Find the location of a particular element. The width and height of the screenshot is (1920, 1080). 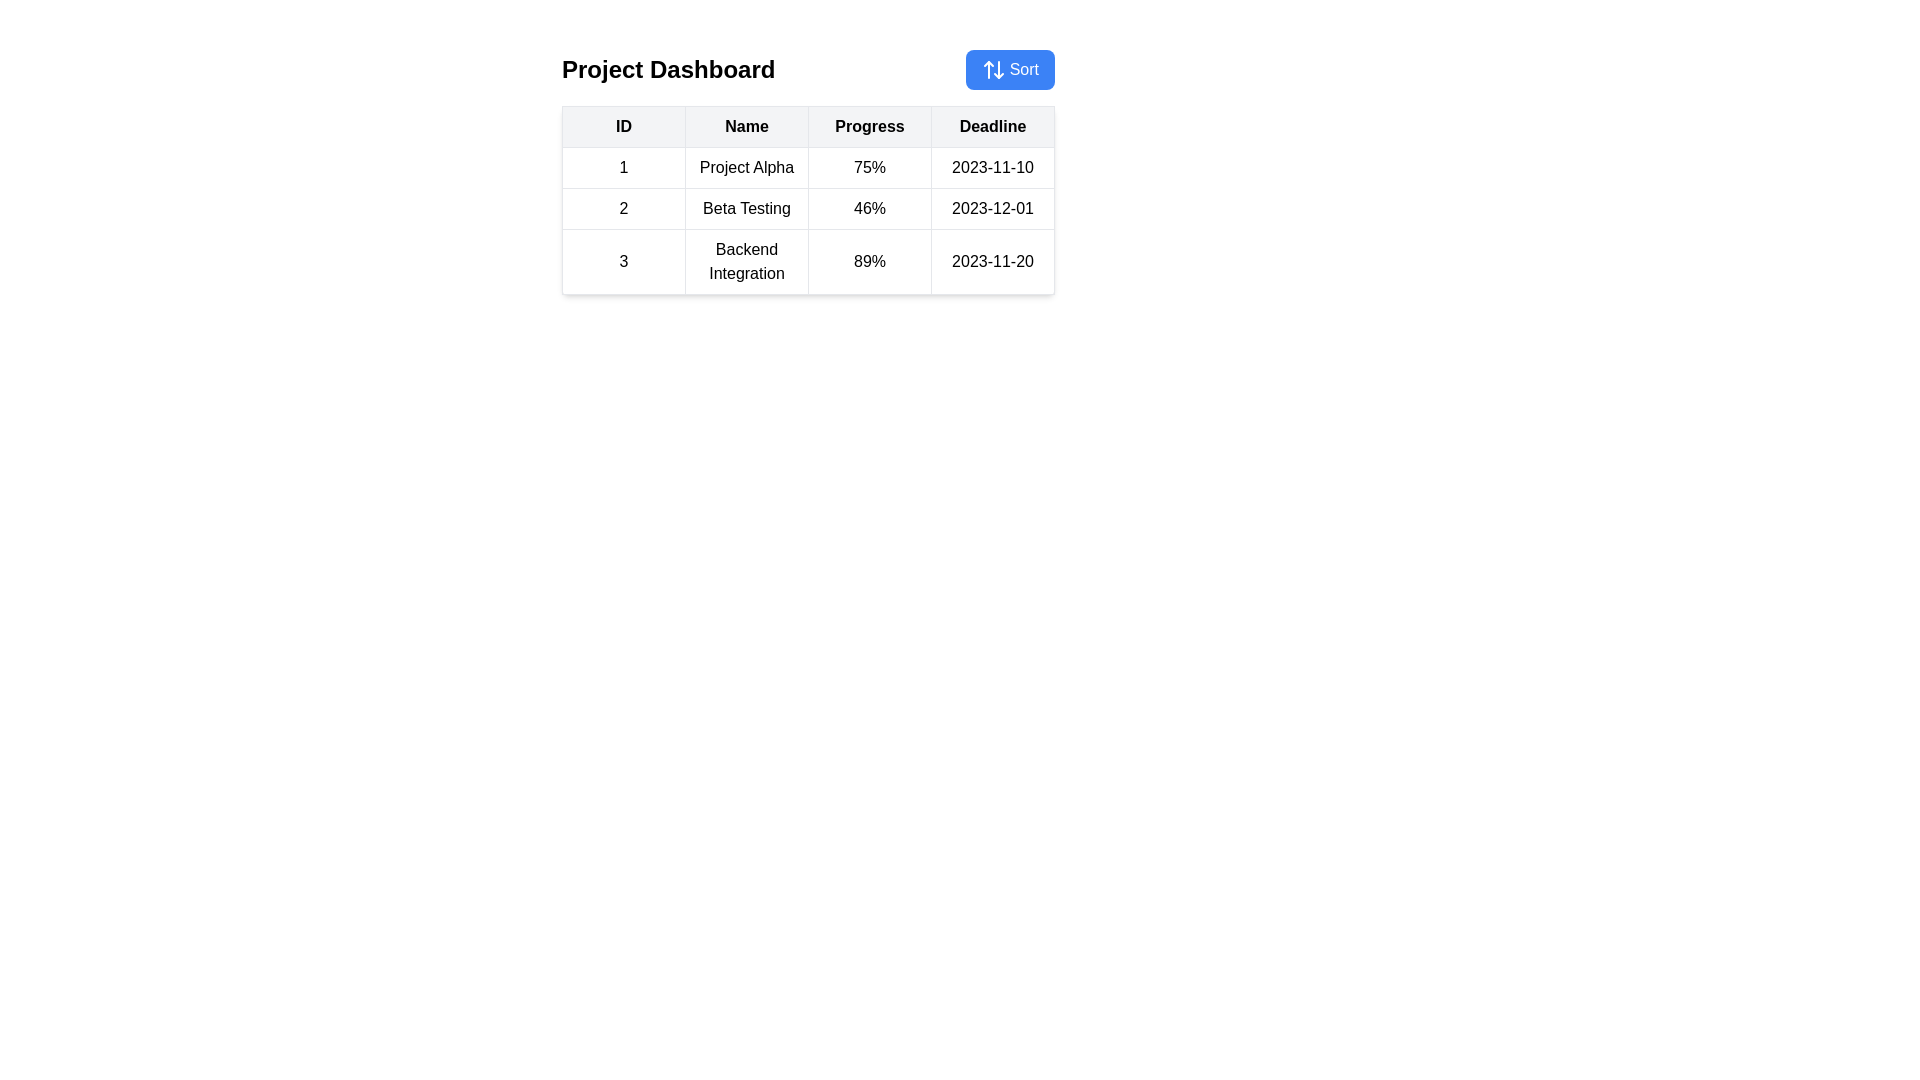

the Table header cell indicating the 'Progress' column, which is the third column from the left in the table header row is located at coordinates (869, 127).